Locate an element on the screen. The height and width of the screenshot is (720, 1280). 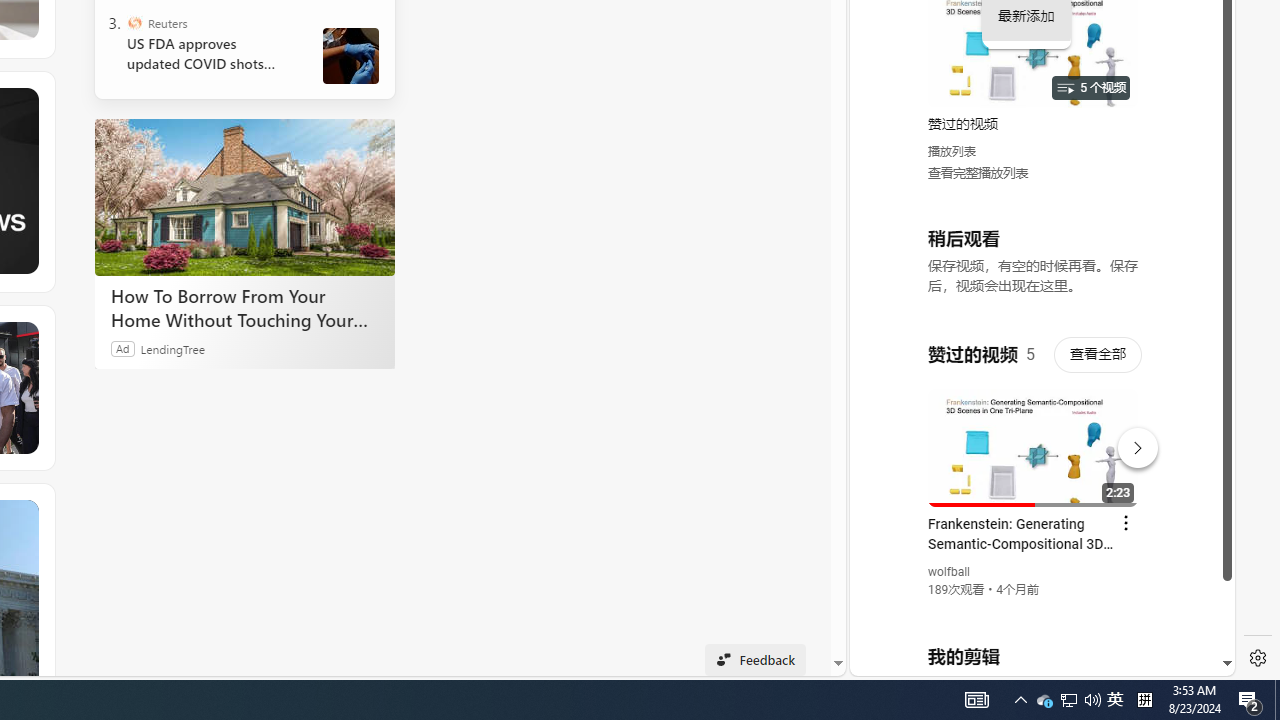
'LendingTree' is located at coordinates (172, 347).